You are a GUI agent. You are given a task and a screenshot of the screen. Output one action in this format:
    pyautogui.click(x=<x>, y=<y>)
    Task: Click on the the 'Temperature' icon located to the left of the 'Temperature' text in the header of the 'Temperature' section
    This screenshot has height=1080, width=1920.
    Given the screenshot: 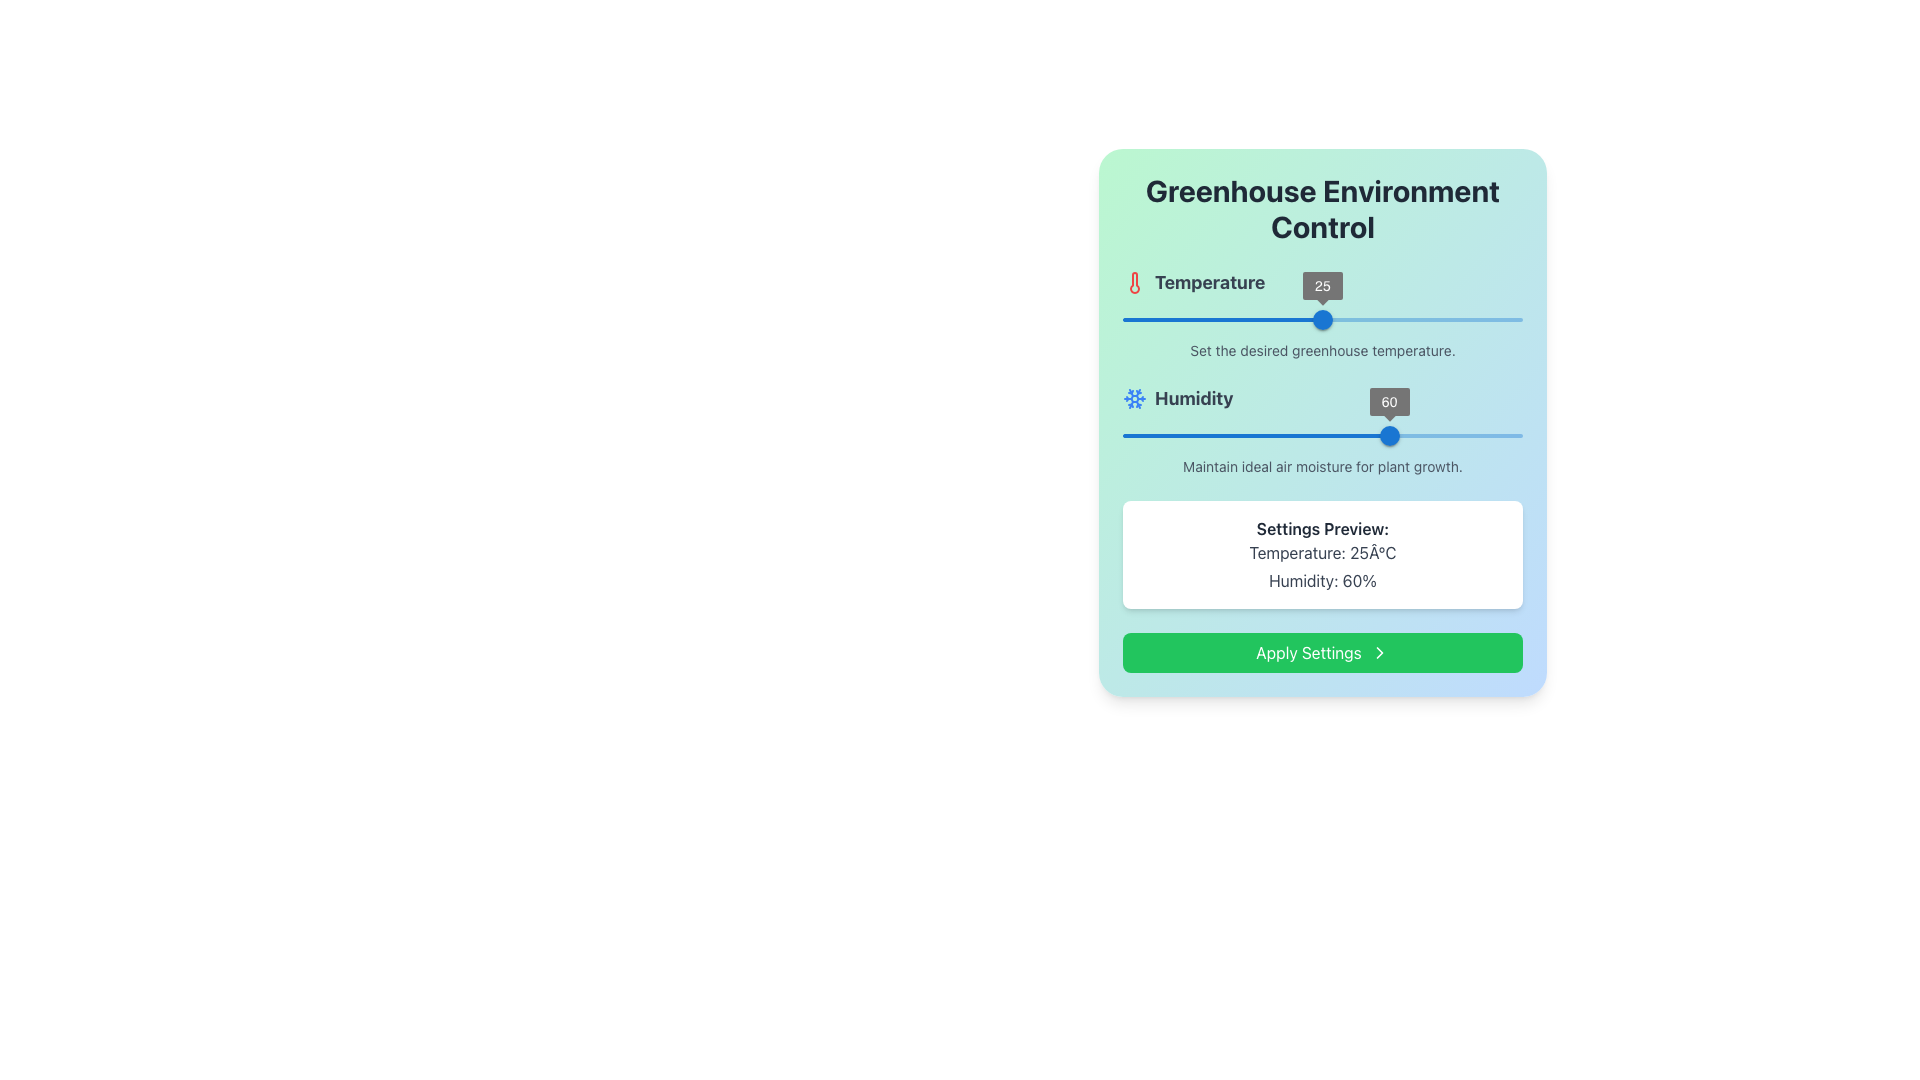 What is the action you would take?
    pyautogui.click(x=1134, y=282)
    